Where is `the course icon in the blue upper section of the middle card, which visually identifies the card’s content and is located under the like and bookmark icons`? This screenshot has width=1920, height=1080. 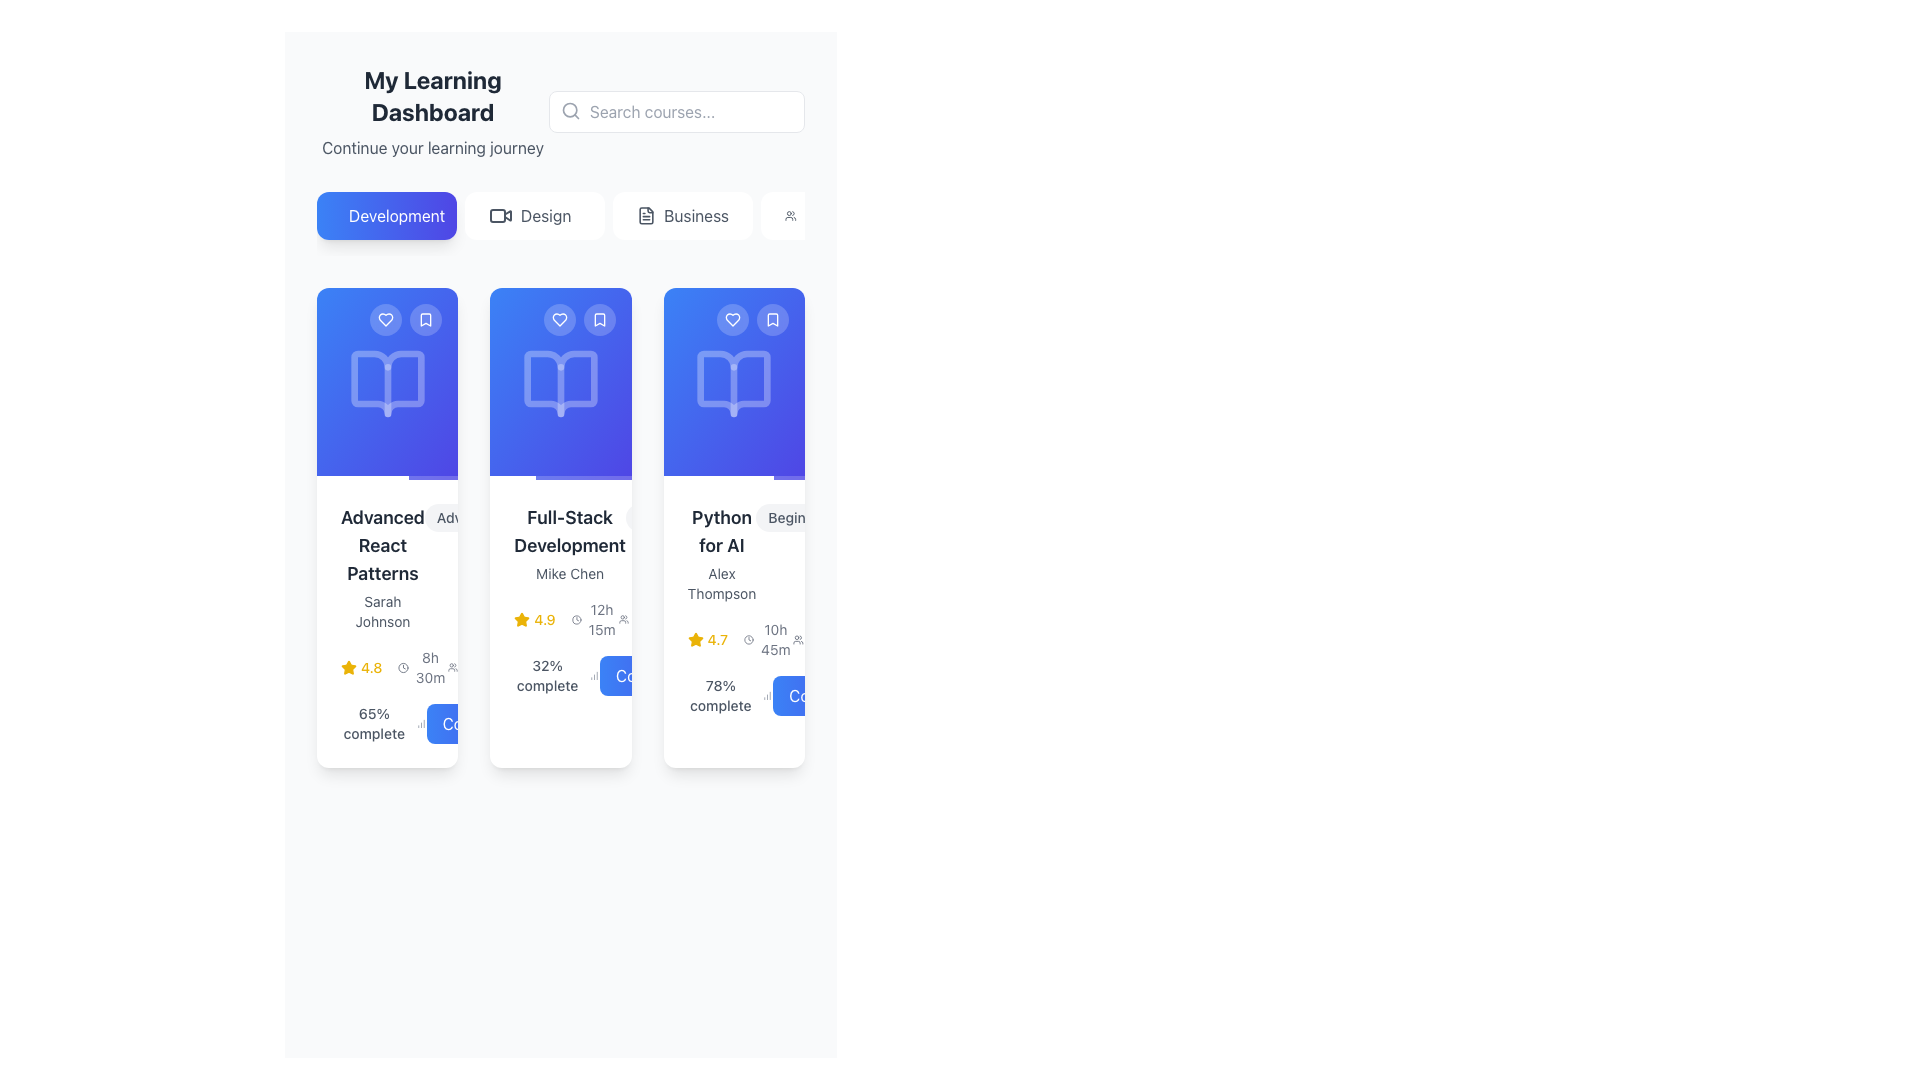 the course icon in the blue upper section of the middle card, which visually identifies the card’s content and is located under the like and bookmark icons is located at coordinates (560, 384).